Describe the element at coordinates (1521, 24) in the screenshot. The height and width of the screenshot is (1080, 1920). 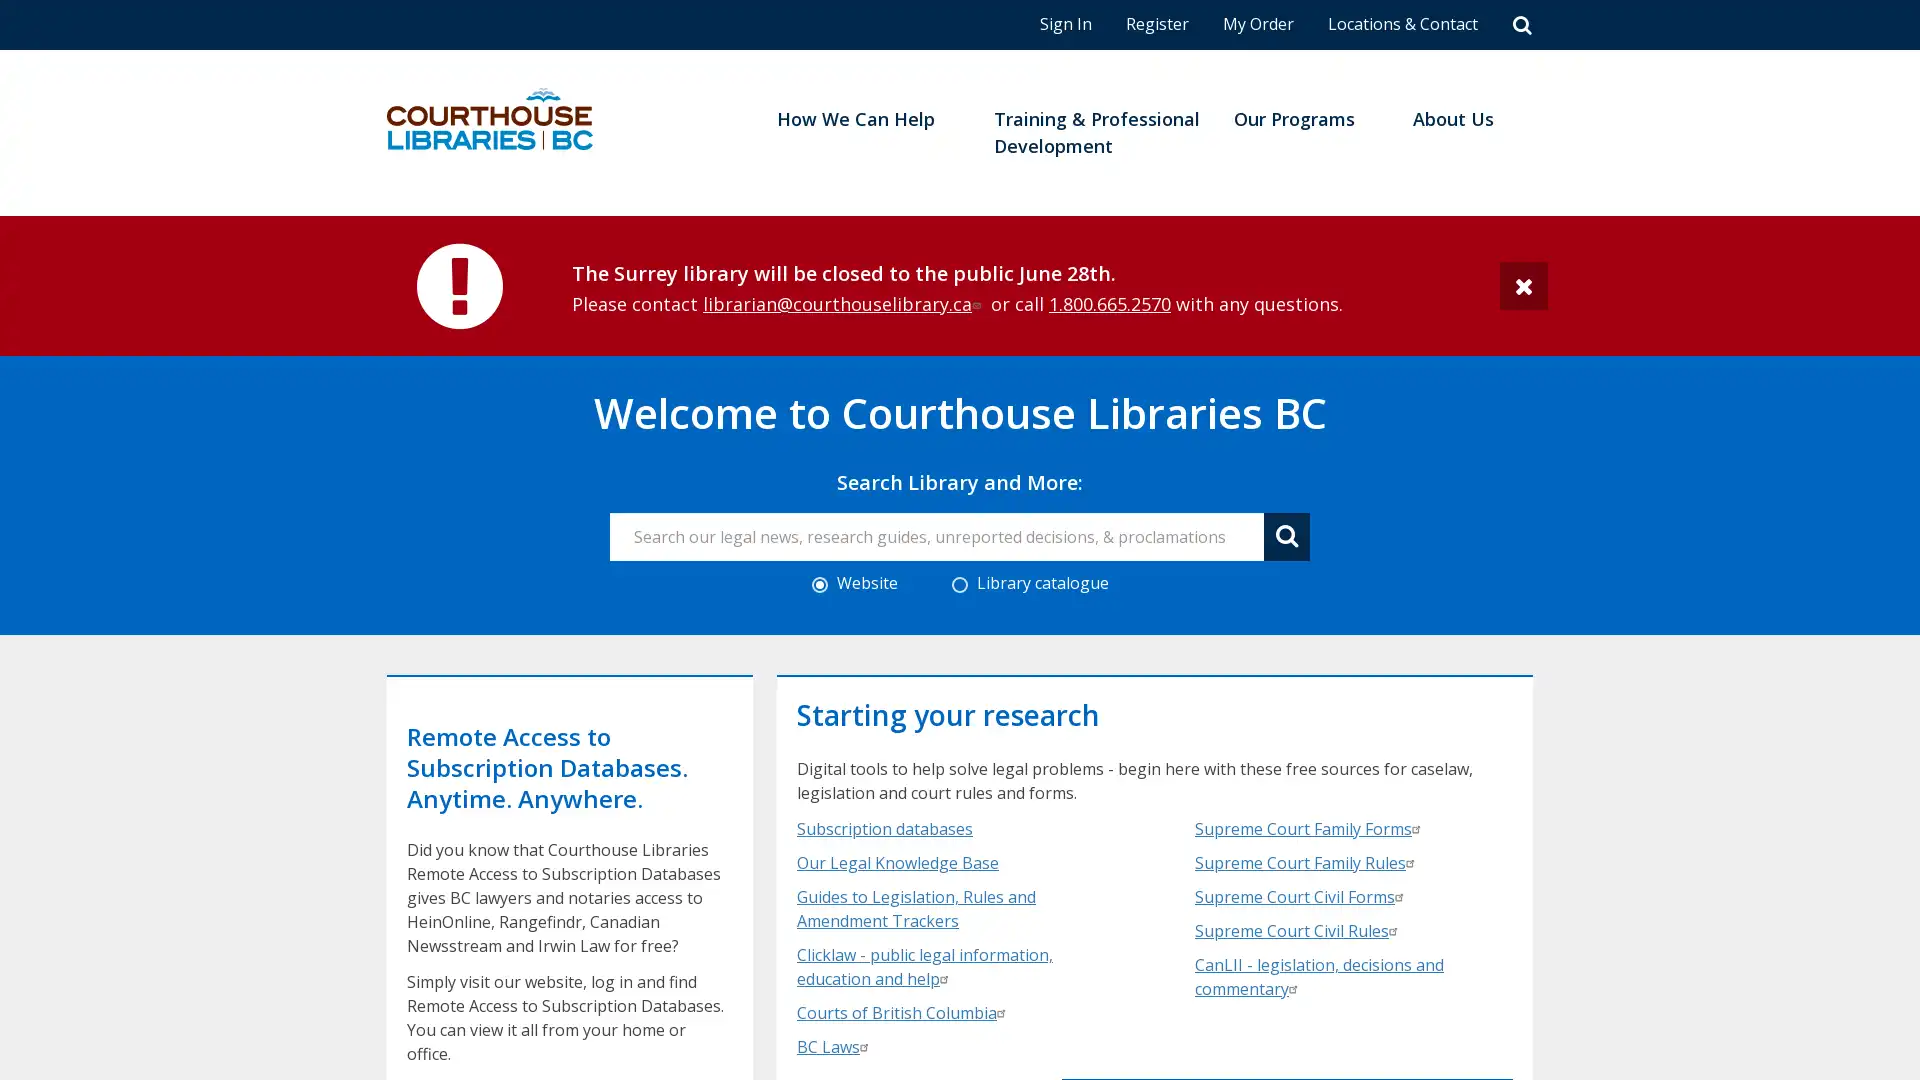
I see `Search` at that location.